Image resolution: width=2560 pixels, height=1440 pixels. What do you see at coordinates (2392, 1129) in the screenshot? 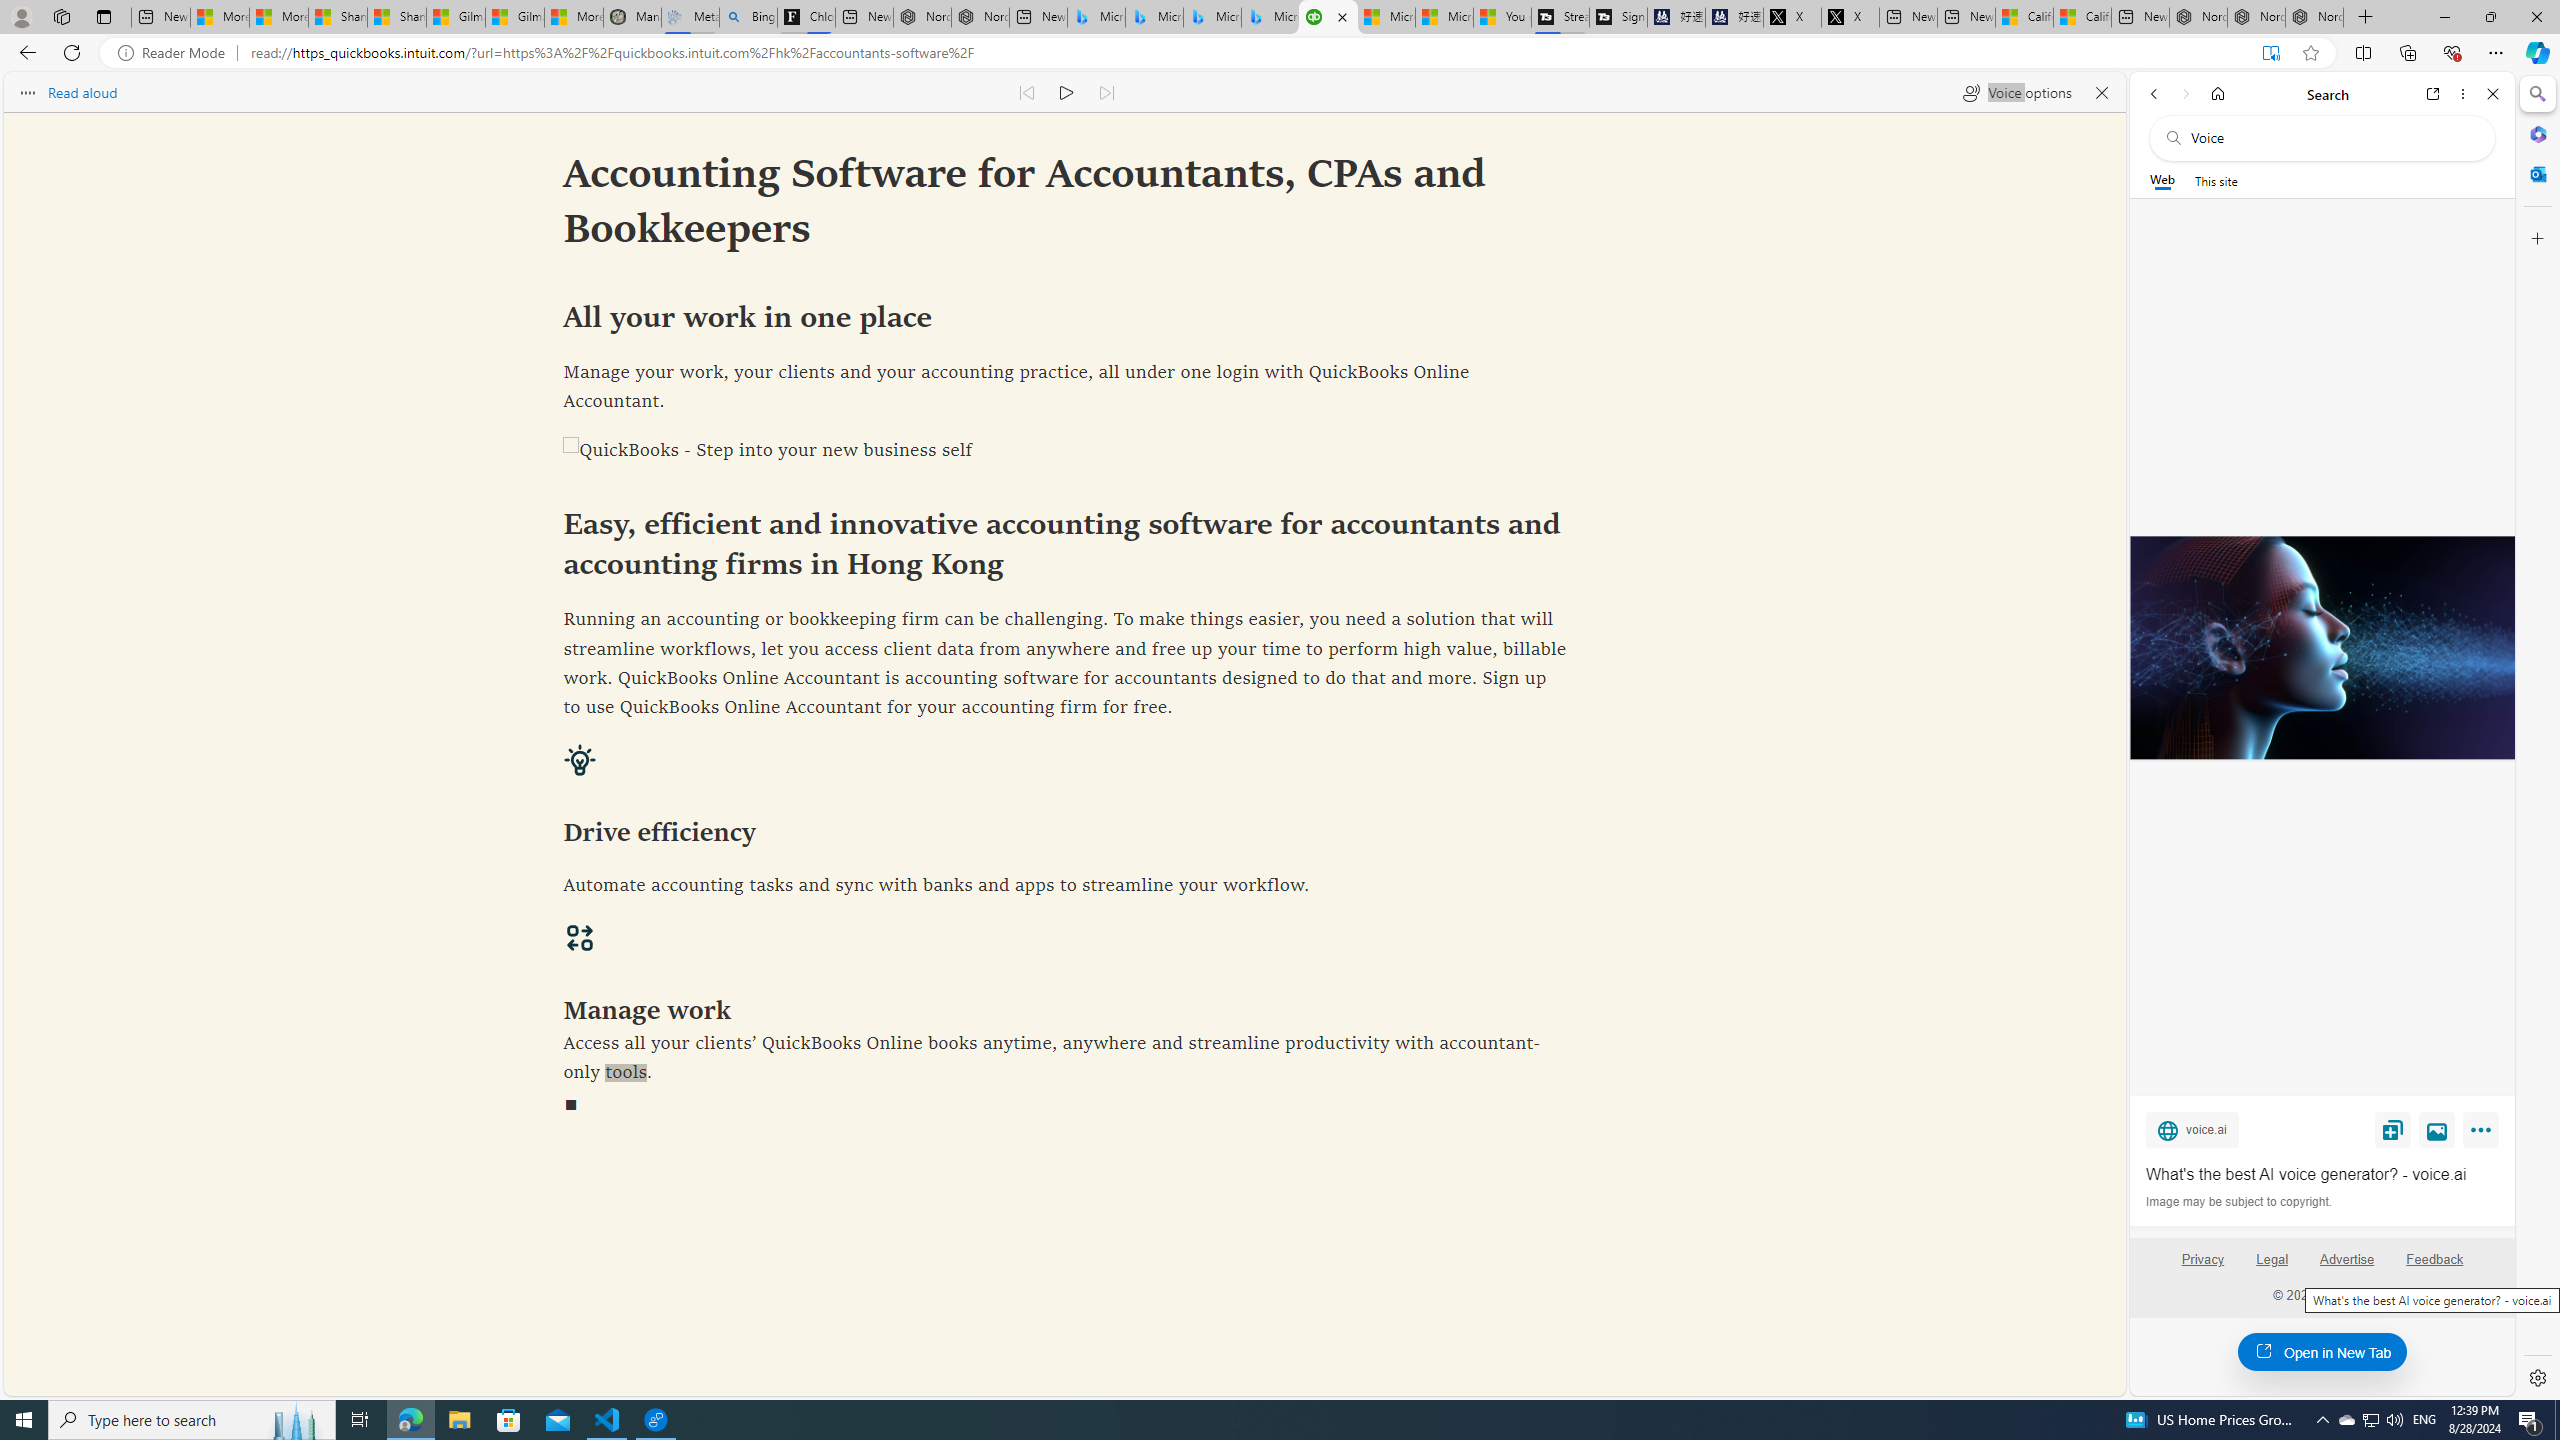
I see `'Save'` at bounding box center [2392, 1129].